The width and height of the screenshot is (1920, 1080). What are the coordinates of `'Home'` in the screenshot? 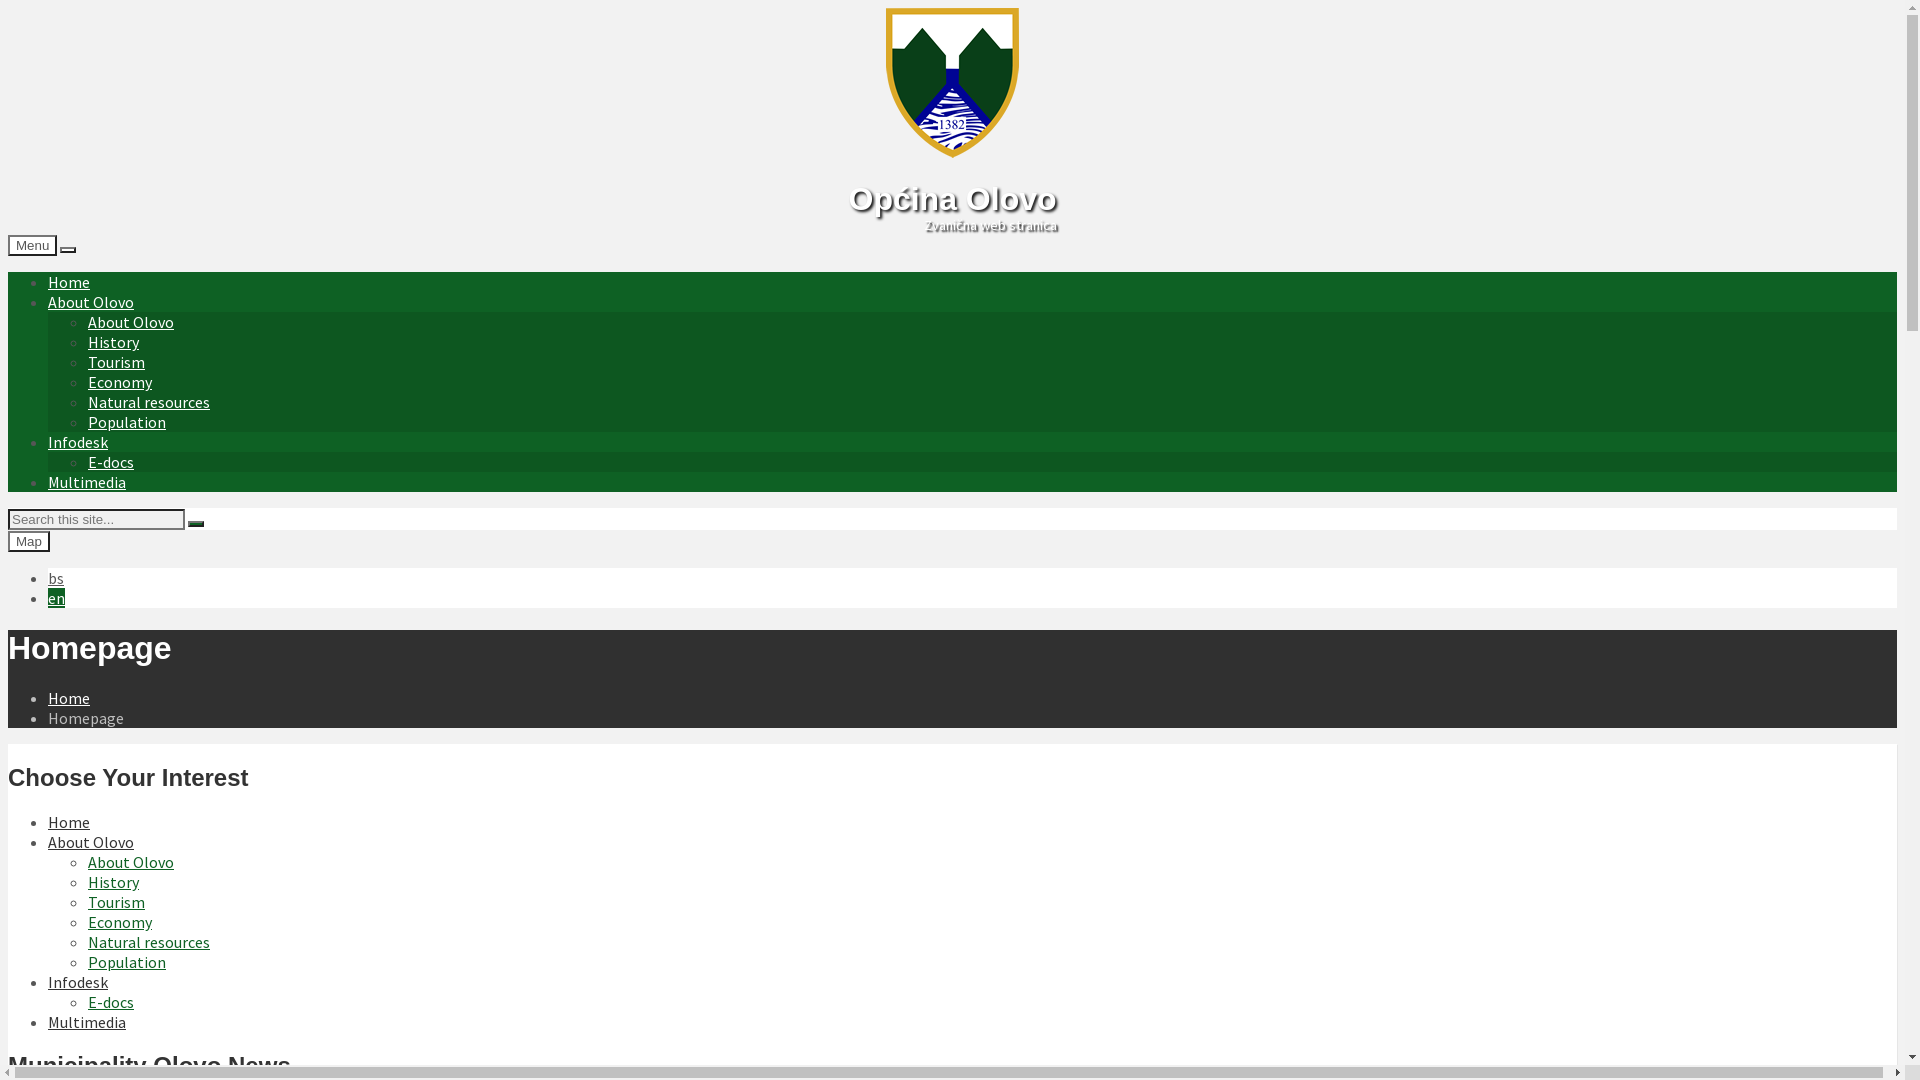 It's located at (68, 697).